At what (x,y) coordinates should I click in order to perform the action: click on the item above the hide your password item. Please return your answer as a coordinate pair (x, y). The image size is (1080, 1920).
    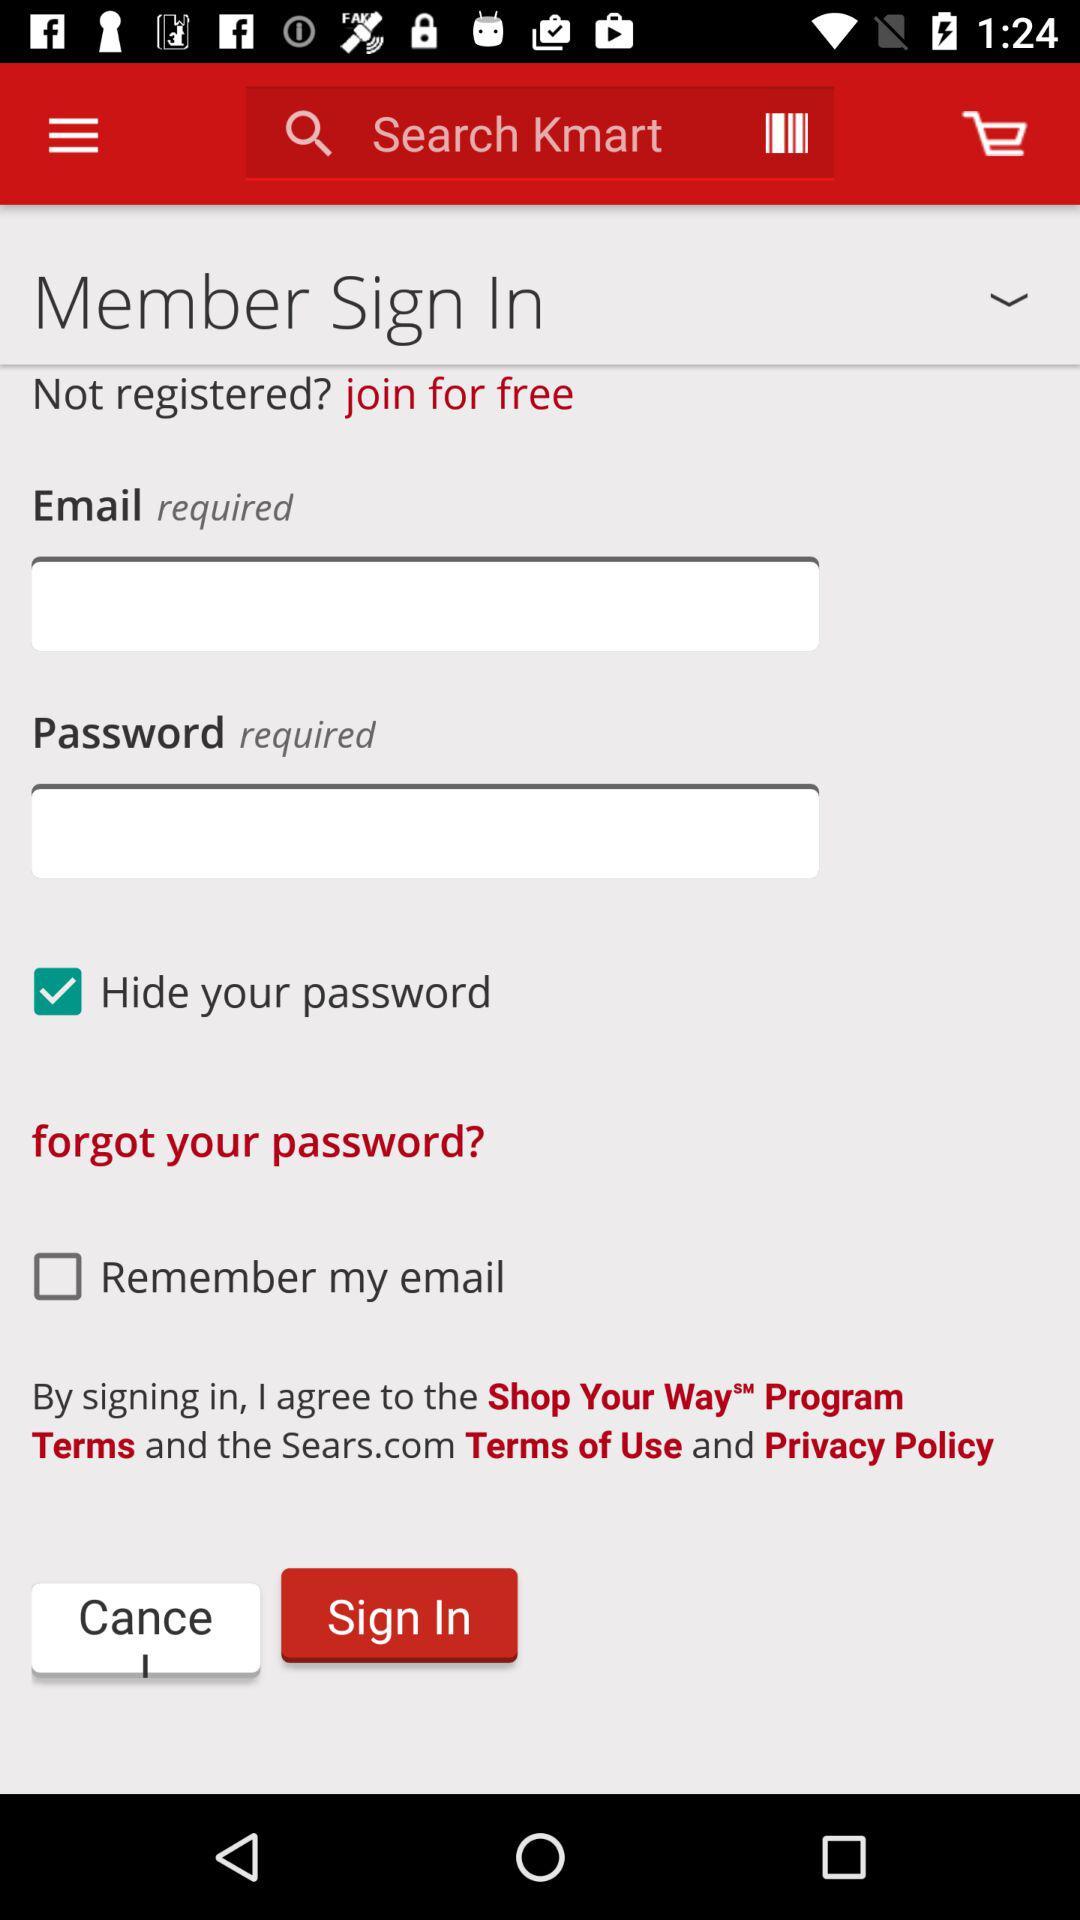
    Looking at the image, I should click on (424, 830).